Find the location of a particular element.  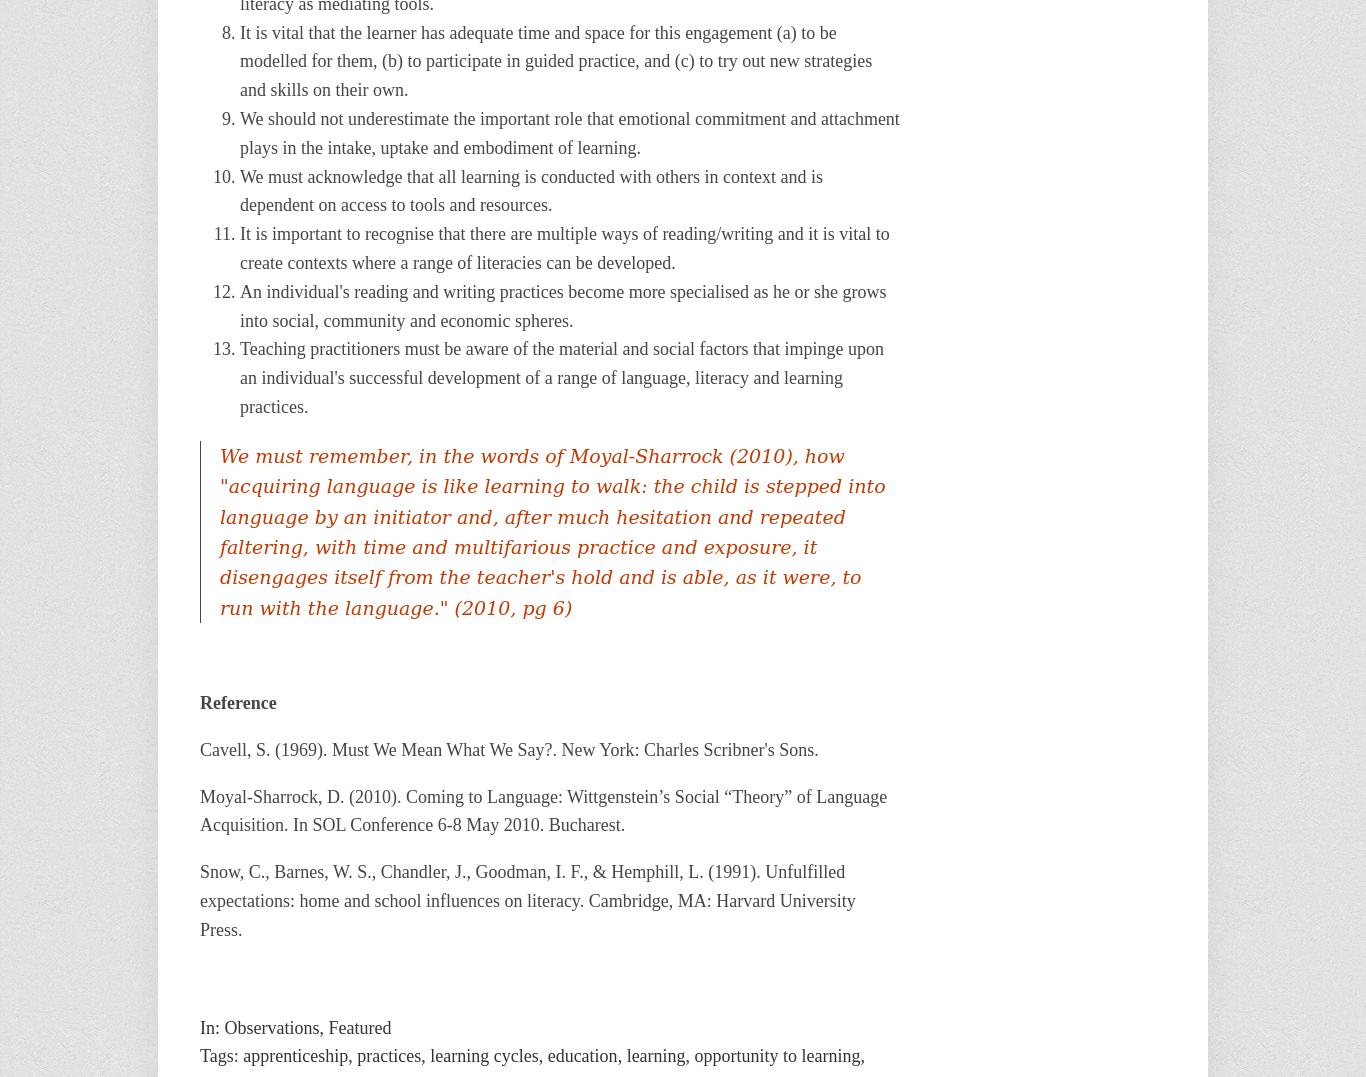

'Teaching practitioners must be aware of the material and social factors that impinge upon an individual's successful development of a range of language, literacy and learning practices.' is located at coordinates (240, 378).